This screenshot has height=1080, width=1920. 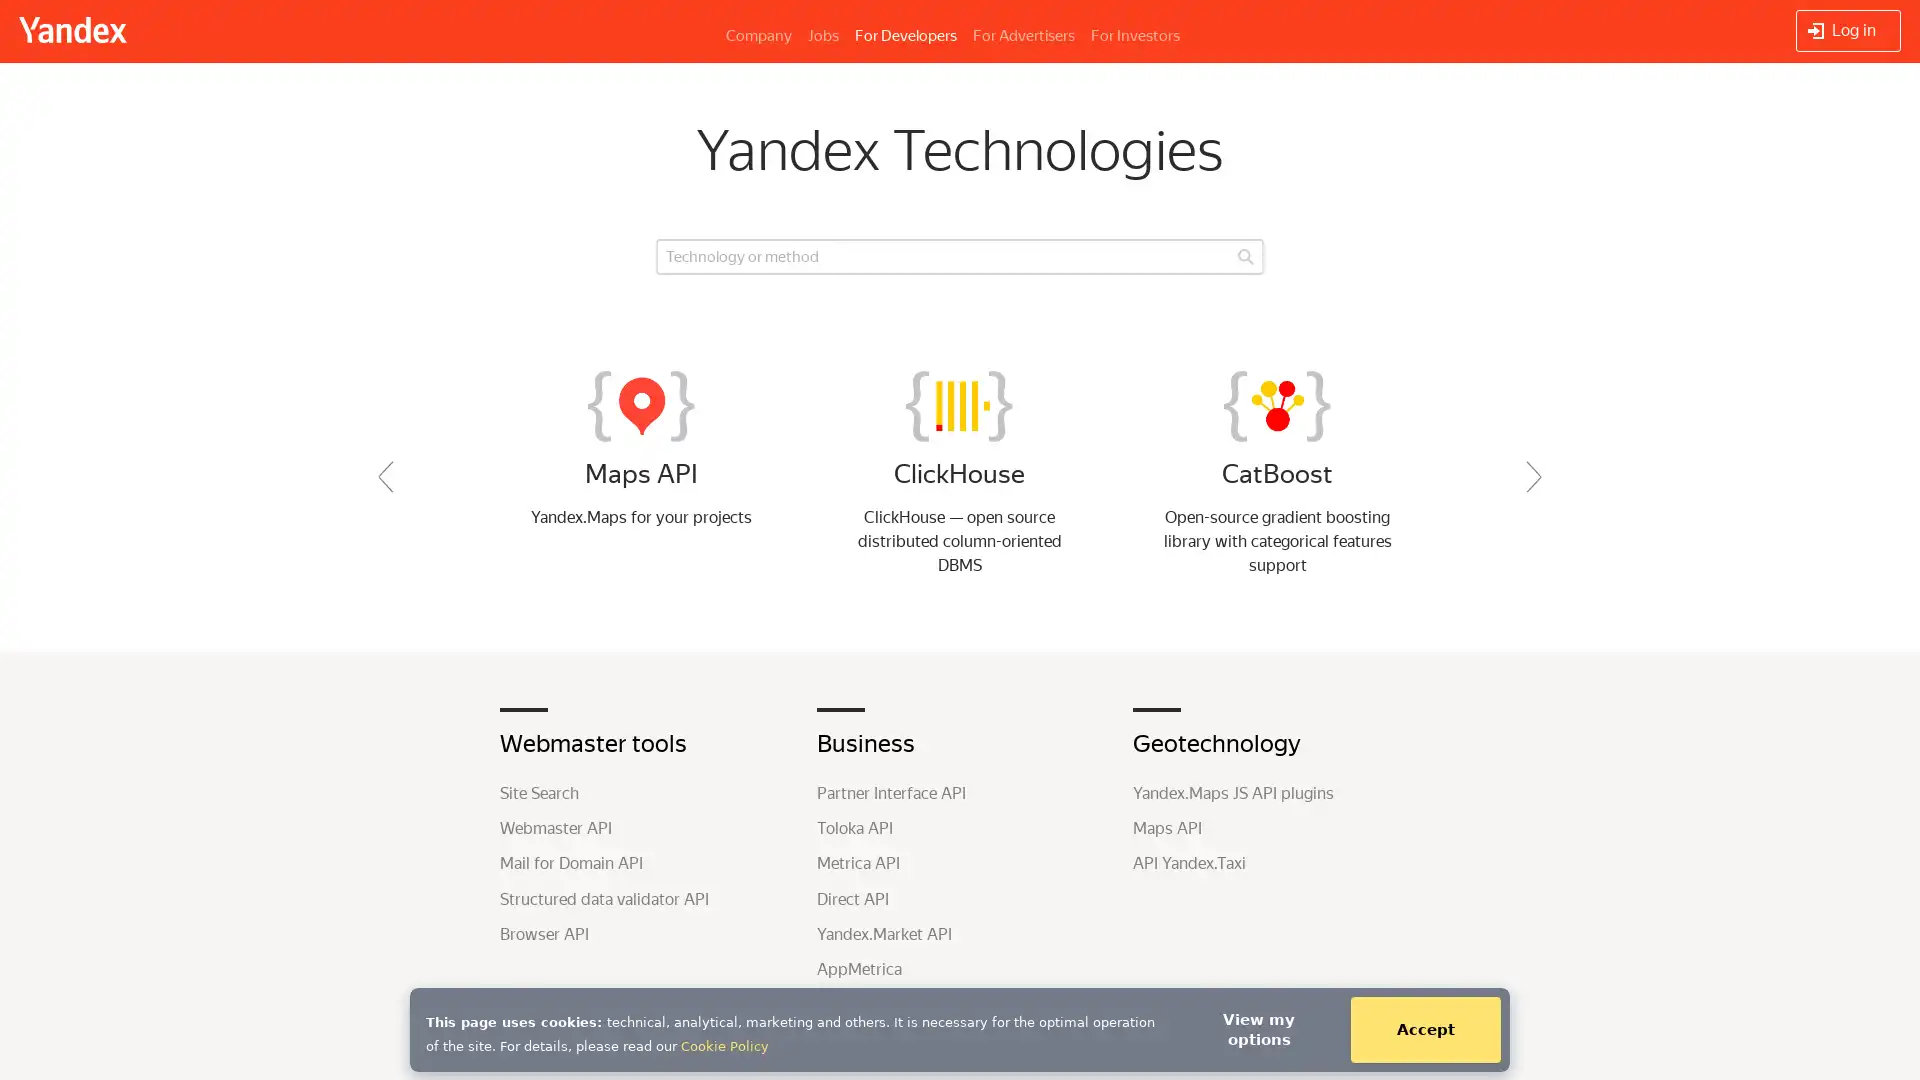 What do you see at coordinates (1257, 1029) in the screenshot?
I see `View my options` at bounding box center [1257, 1029].